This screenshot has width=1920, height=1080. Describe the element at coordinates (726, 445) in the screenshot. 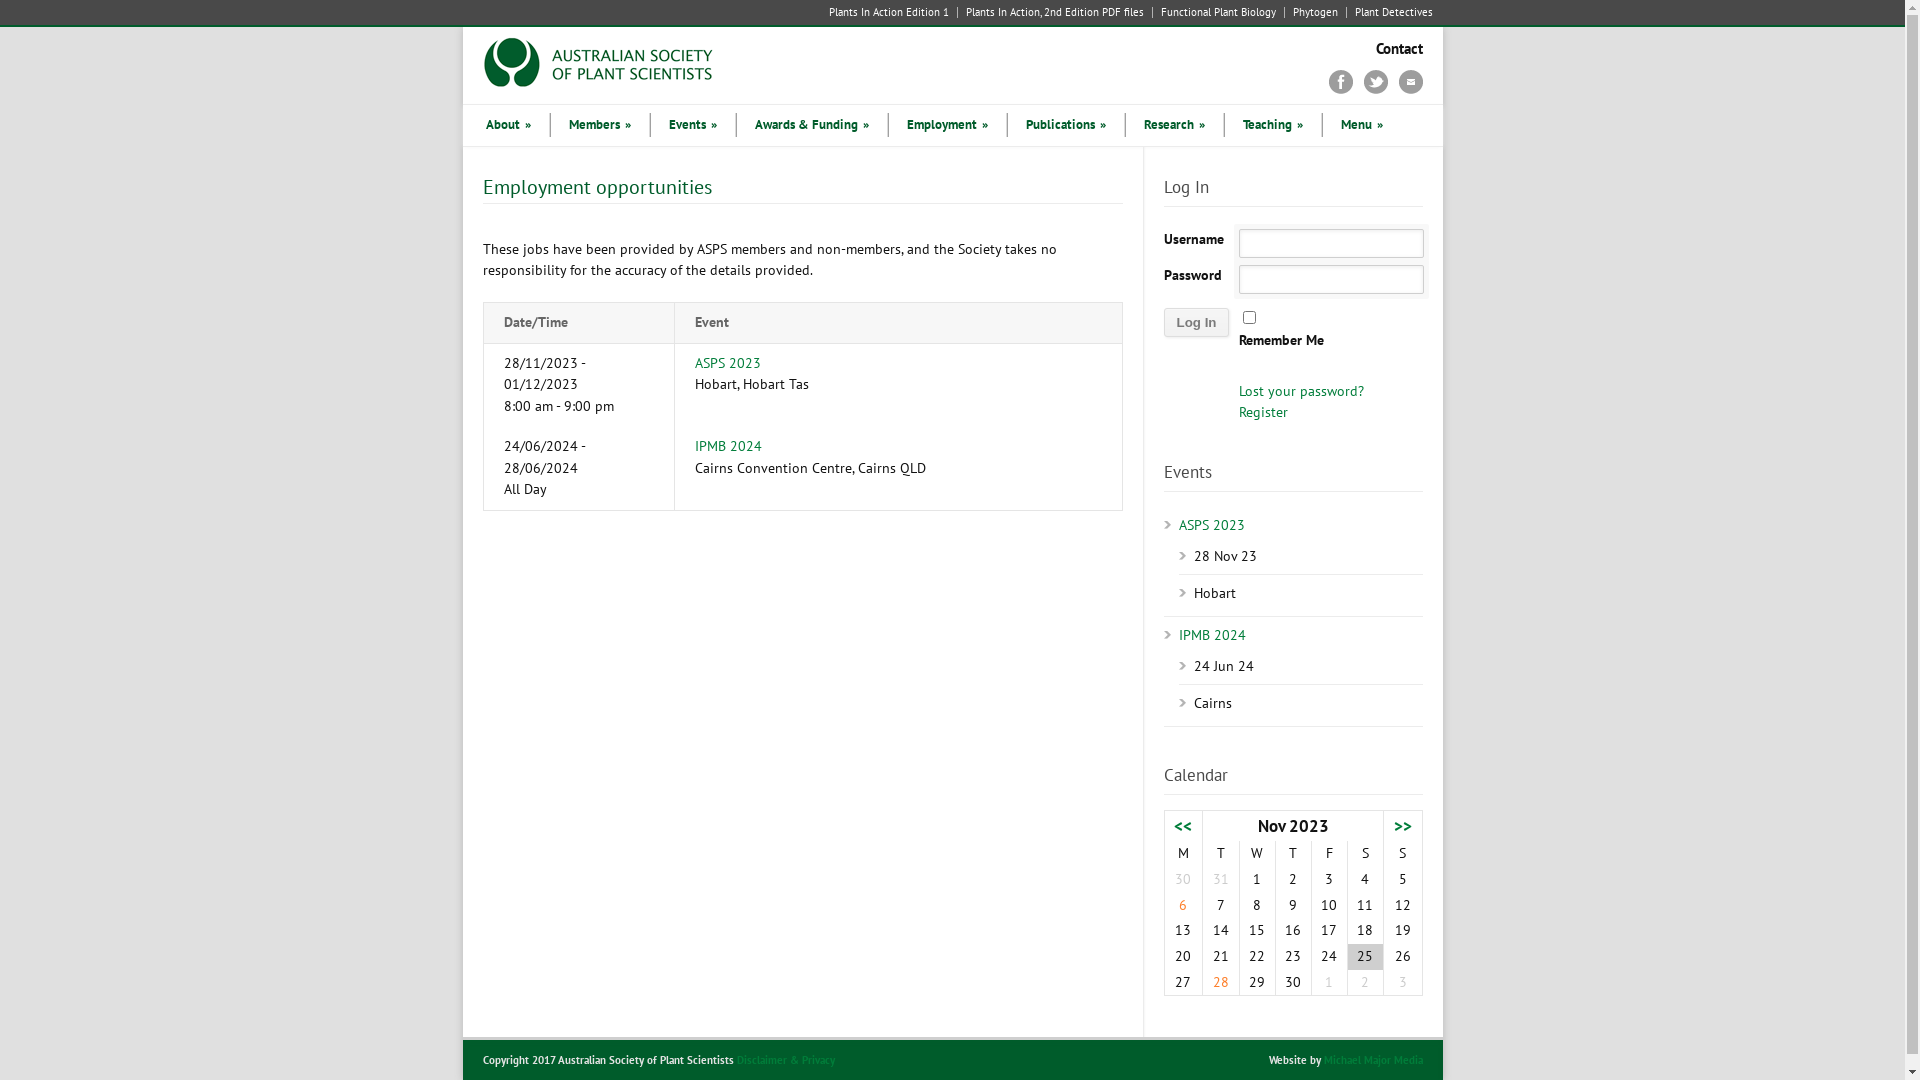

I see `'IPMB 2024'` at that location.